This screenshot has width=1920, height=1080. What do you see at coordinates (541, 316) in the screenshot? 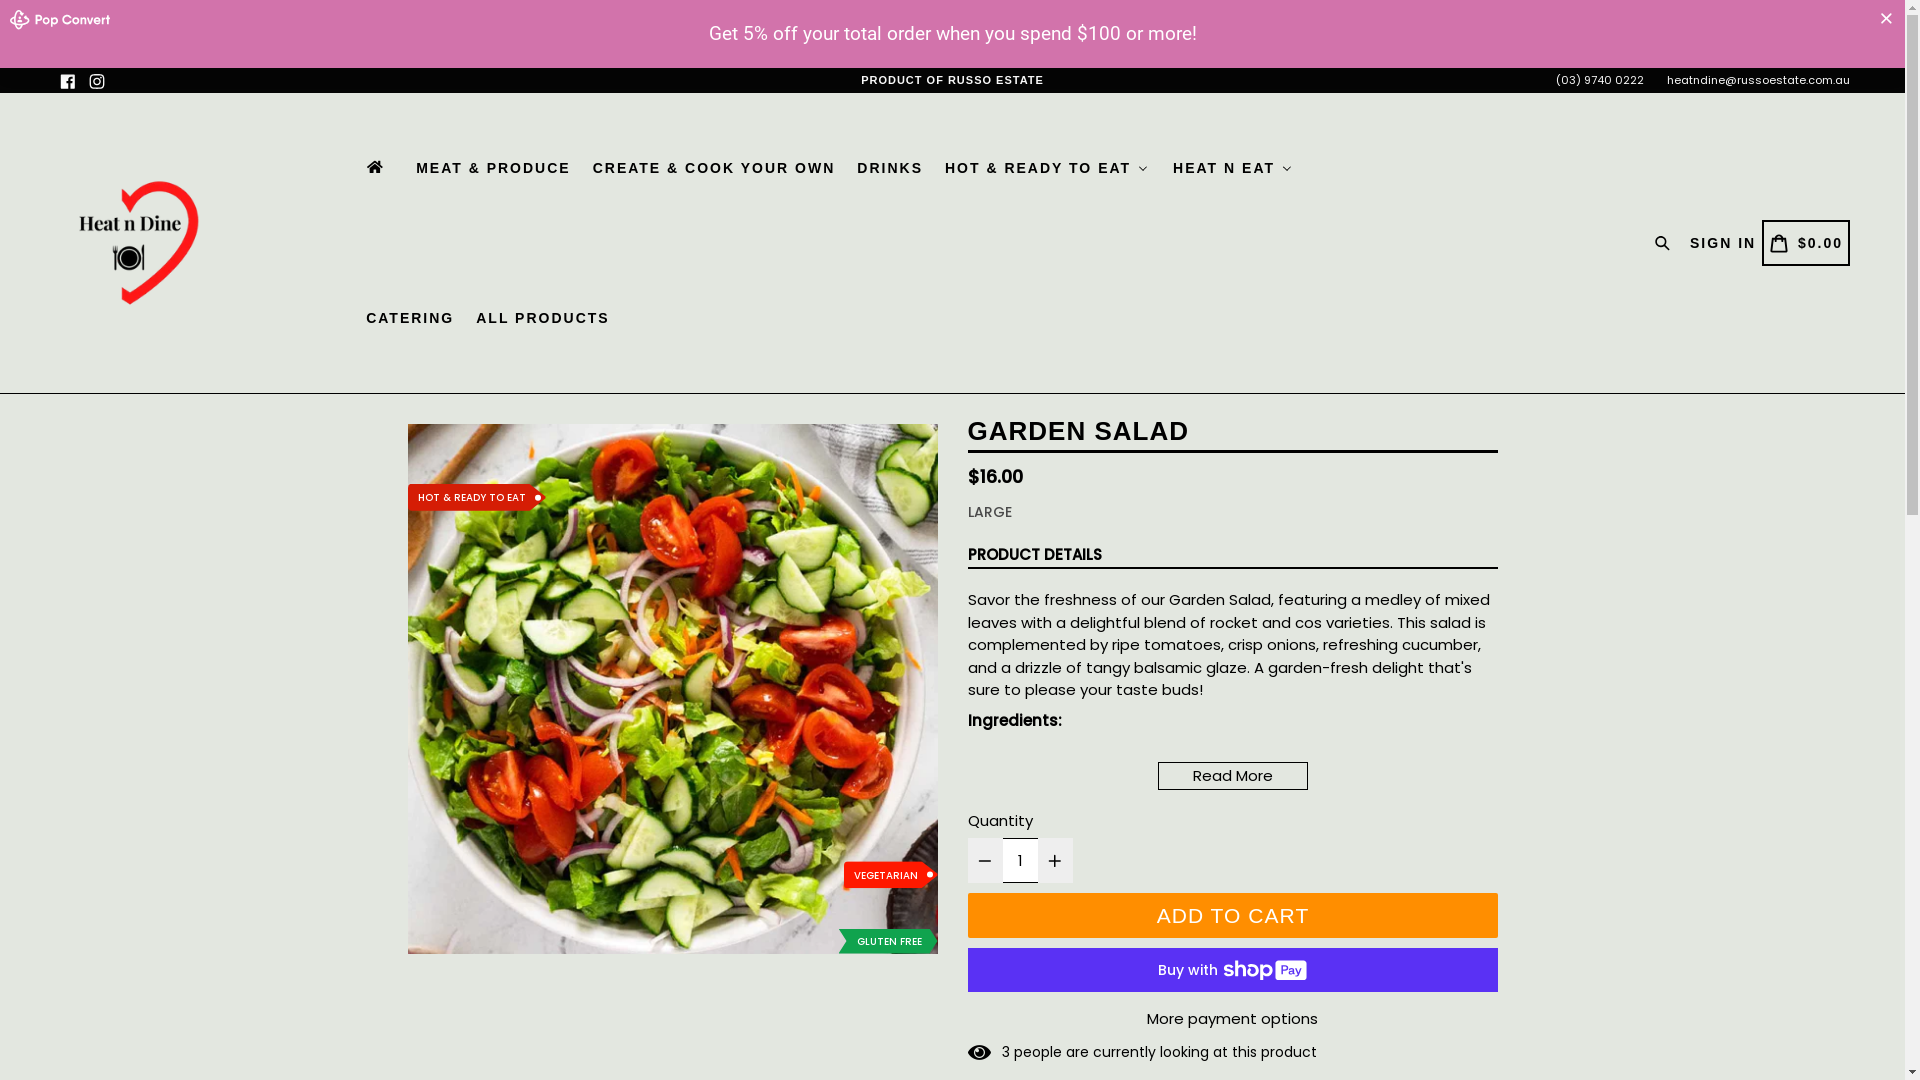
I see `'ALL PRODUCTS'` at bounding box center [541, 316].